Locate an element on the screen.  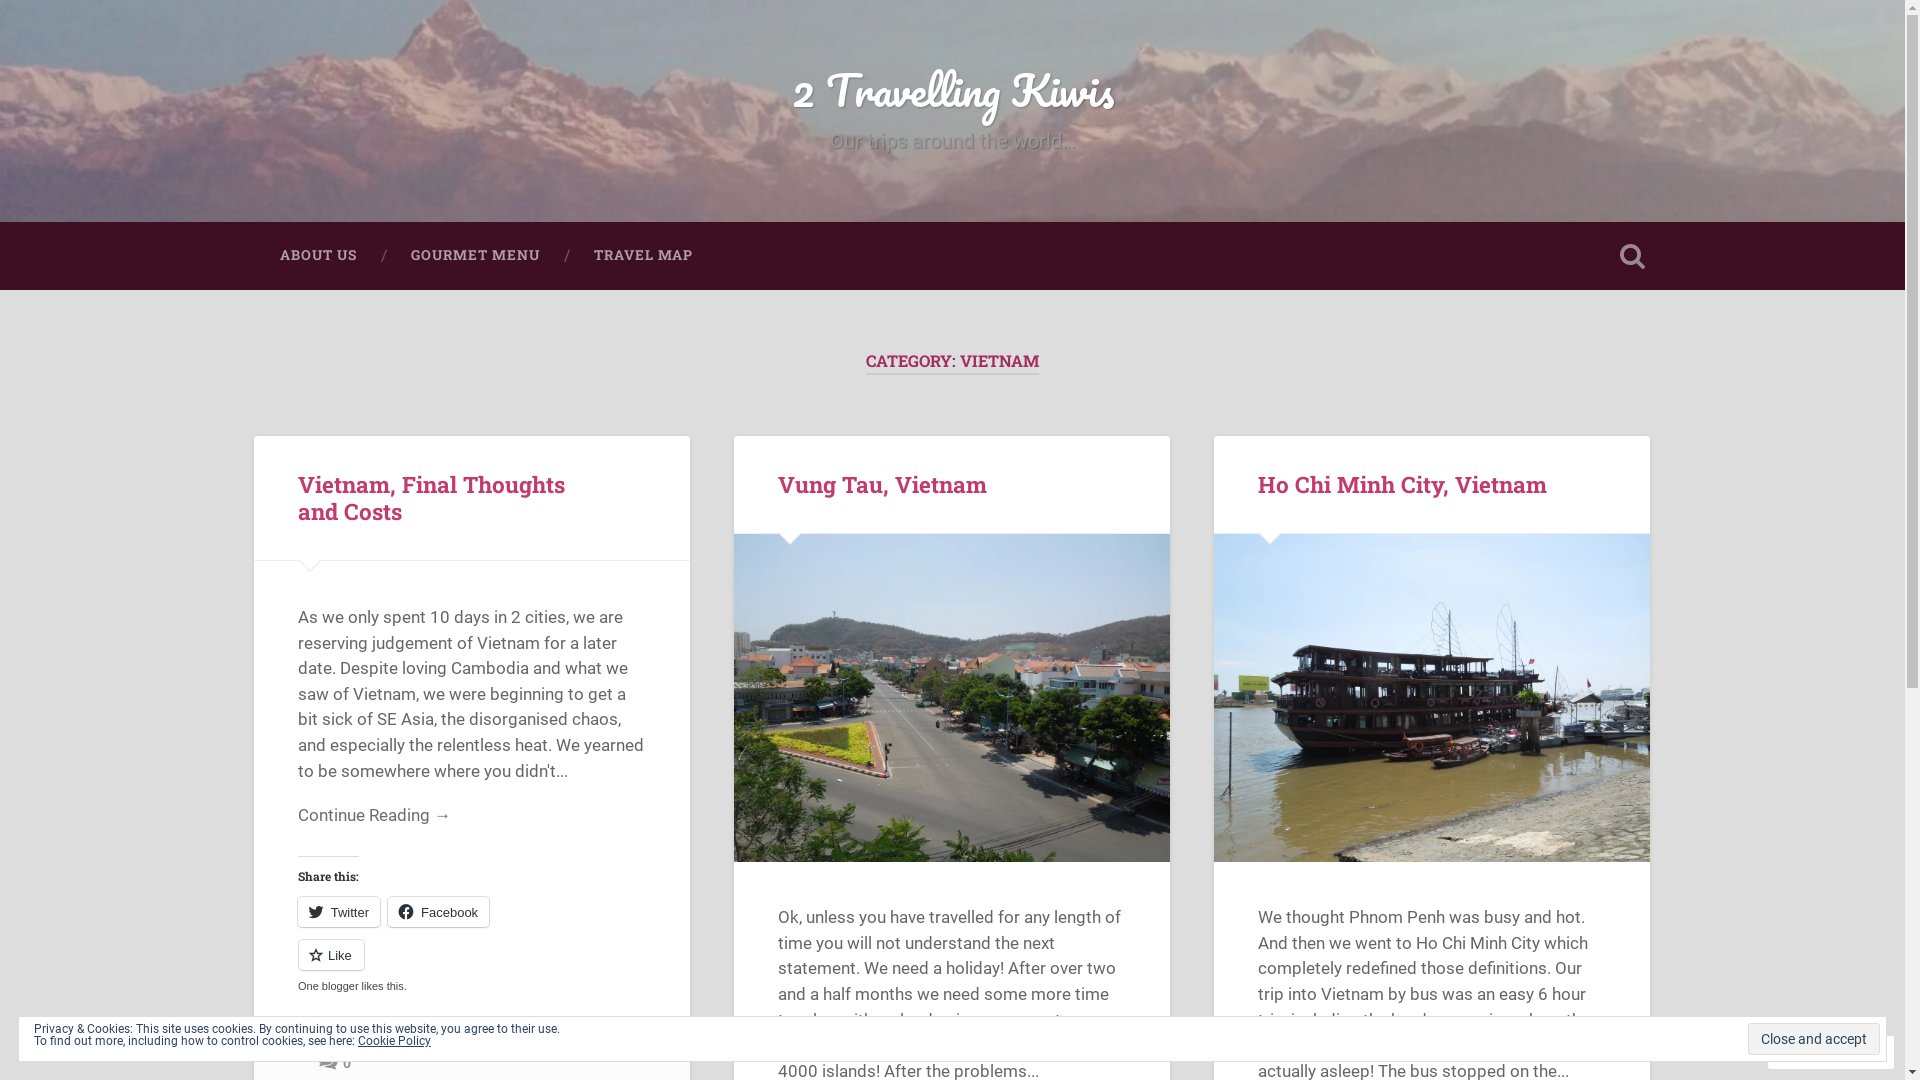
'Open Search' is located at coordinates (1632, 254).